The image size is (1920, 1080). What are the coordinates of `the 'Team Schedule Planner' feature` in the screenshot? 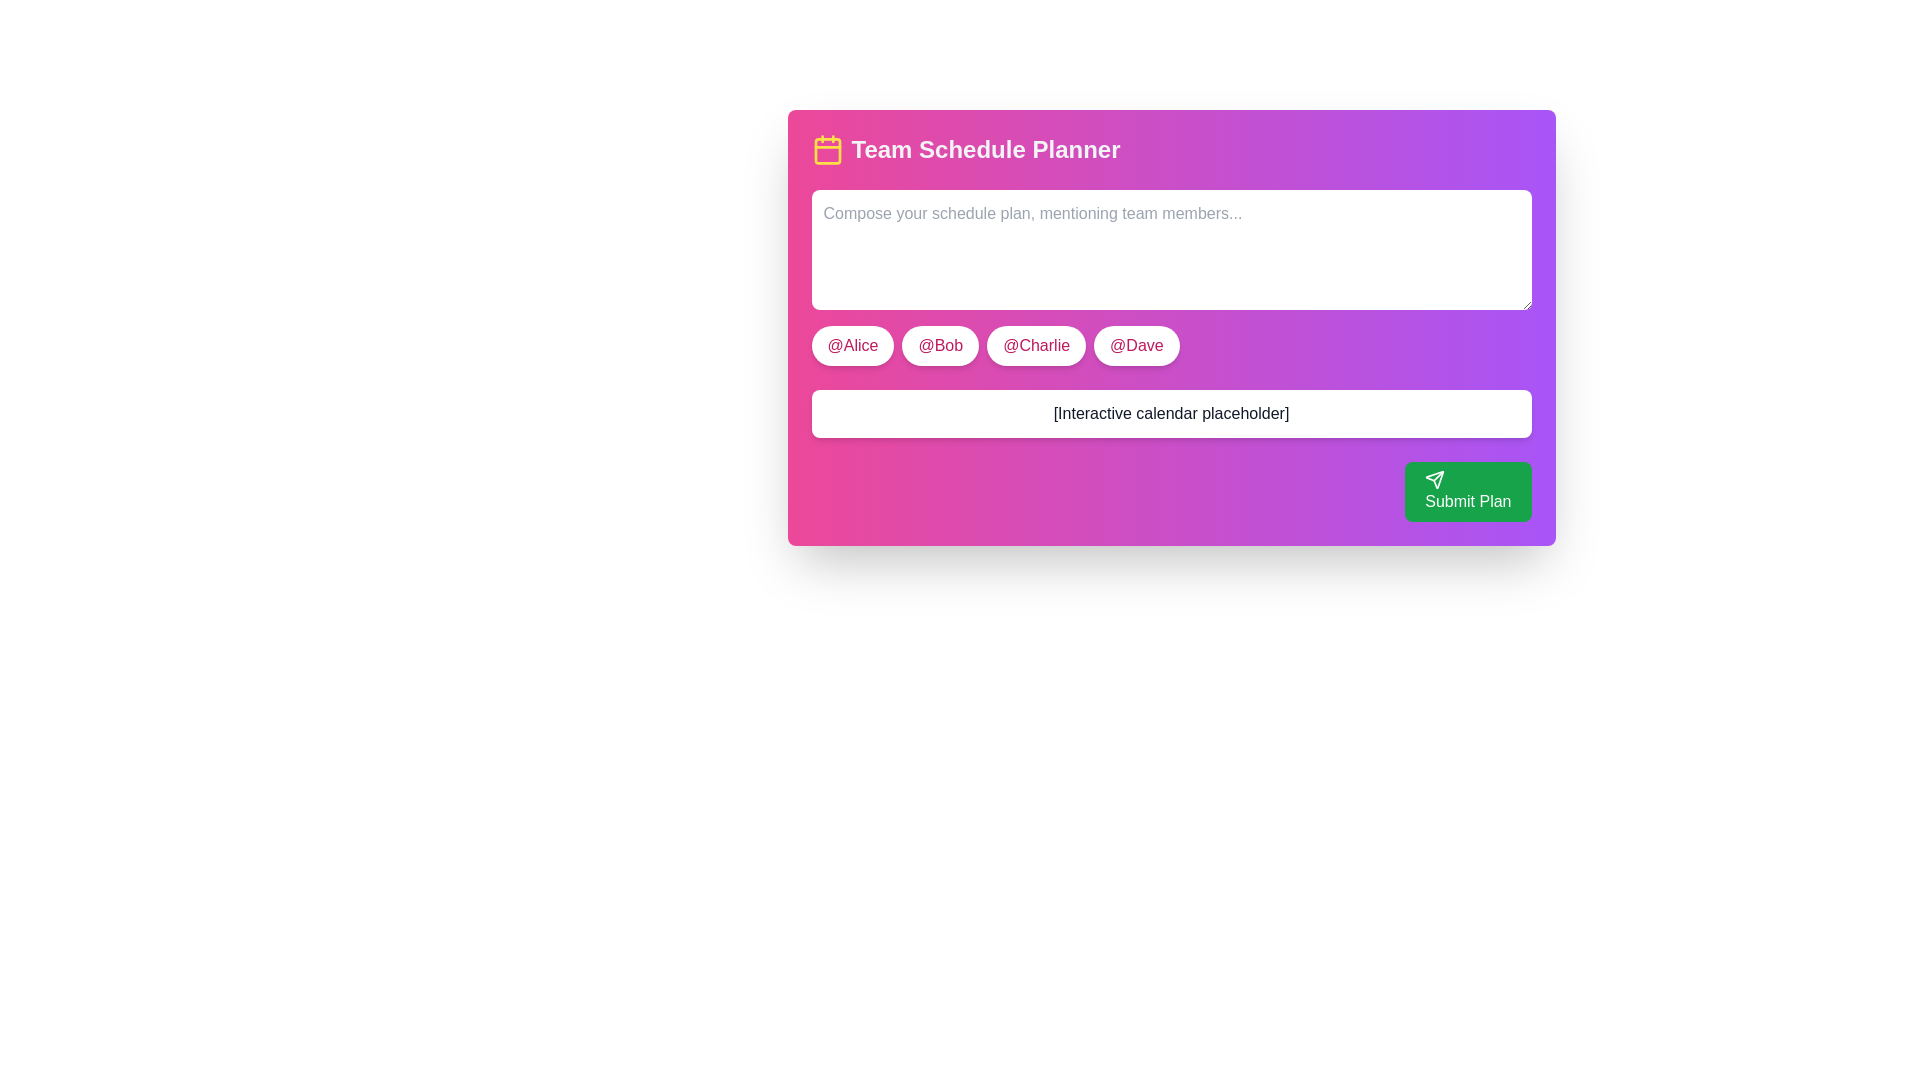 It's located at (827, 149).